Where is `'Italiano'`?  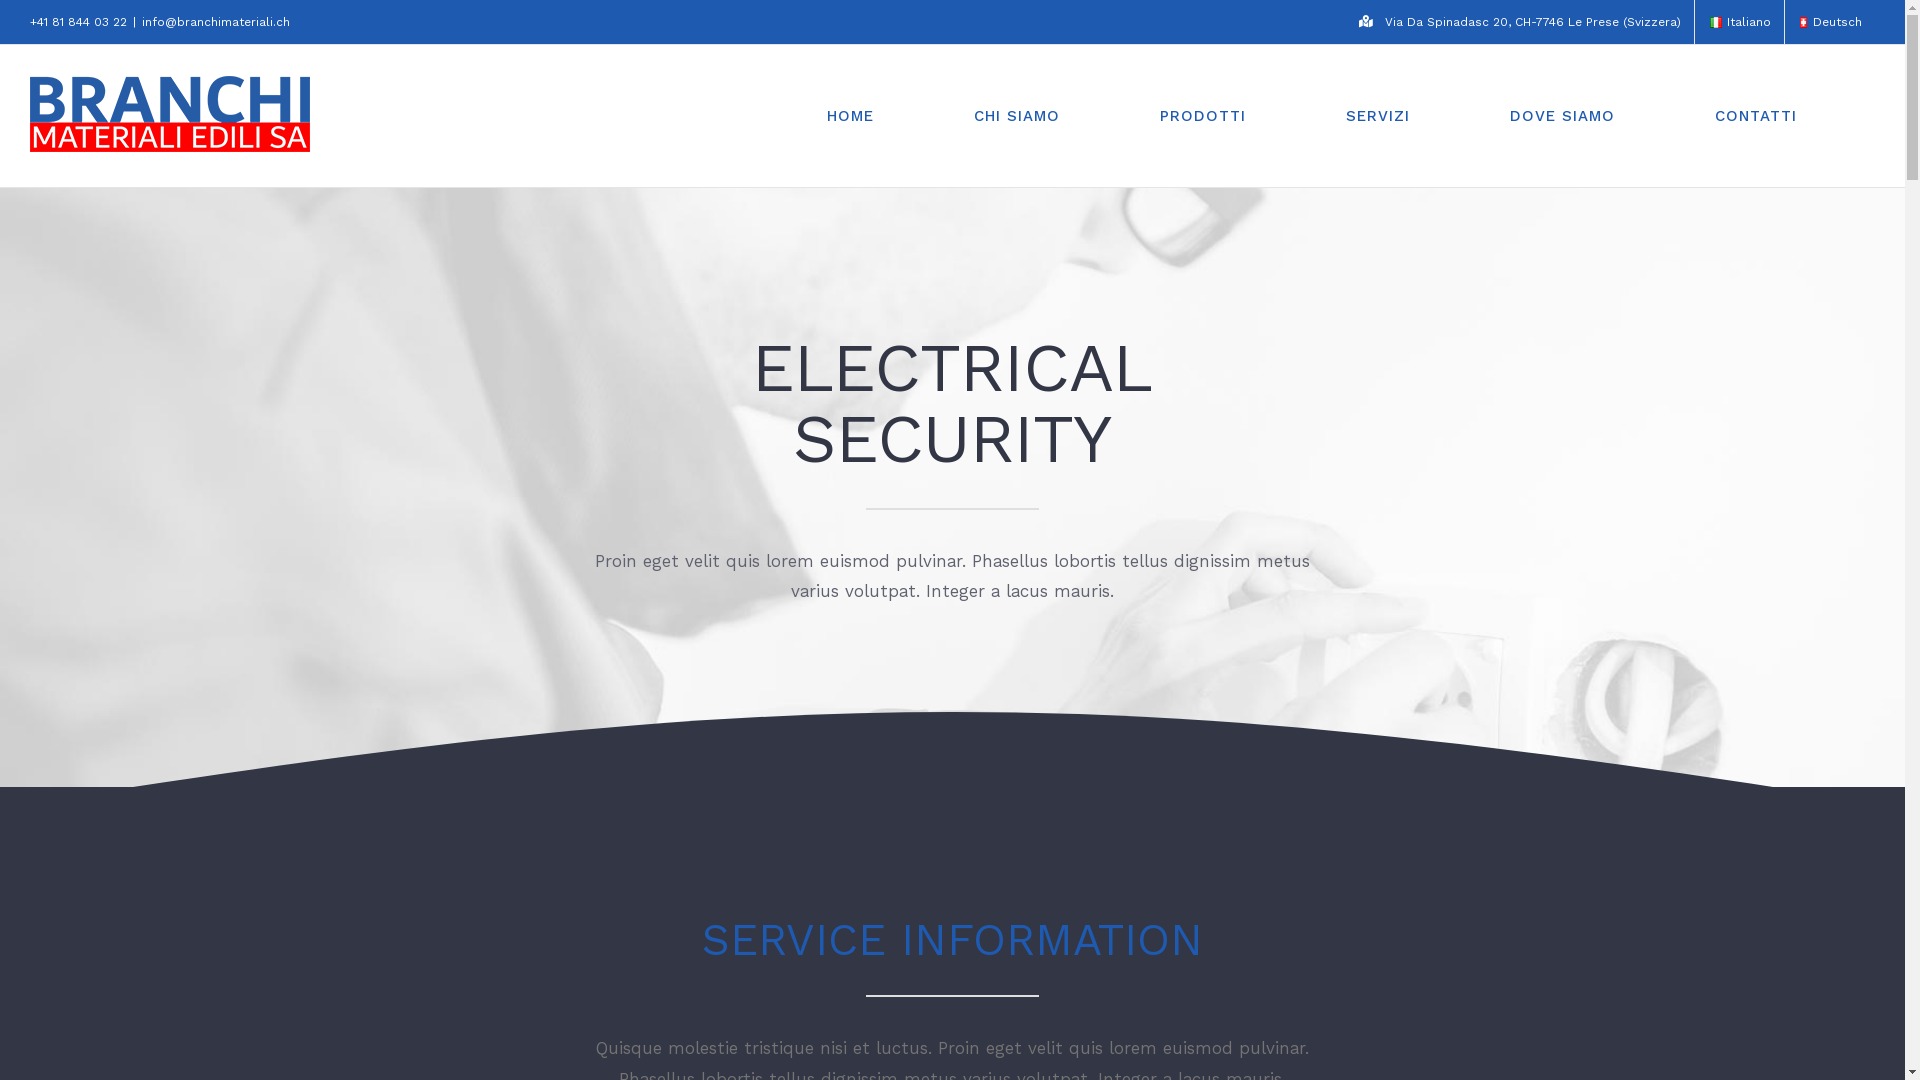 'Italiano' is located at coordinates (1715, 22).